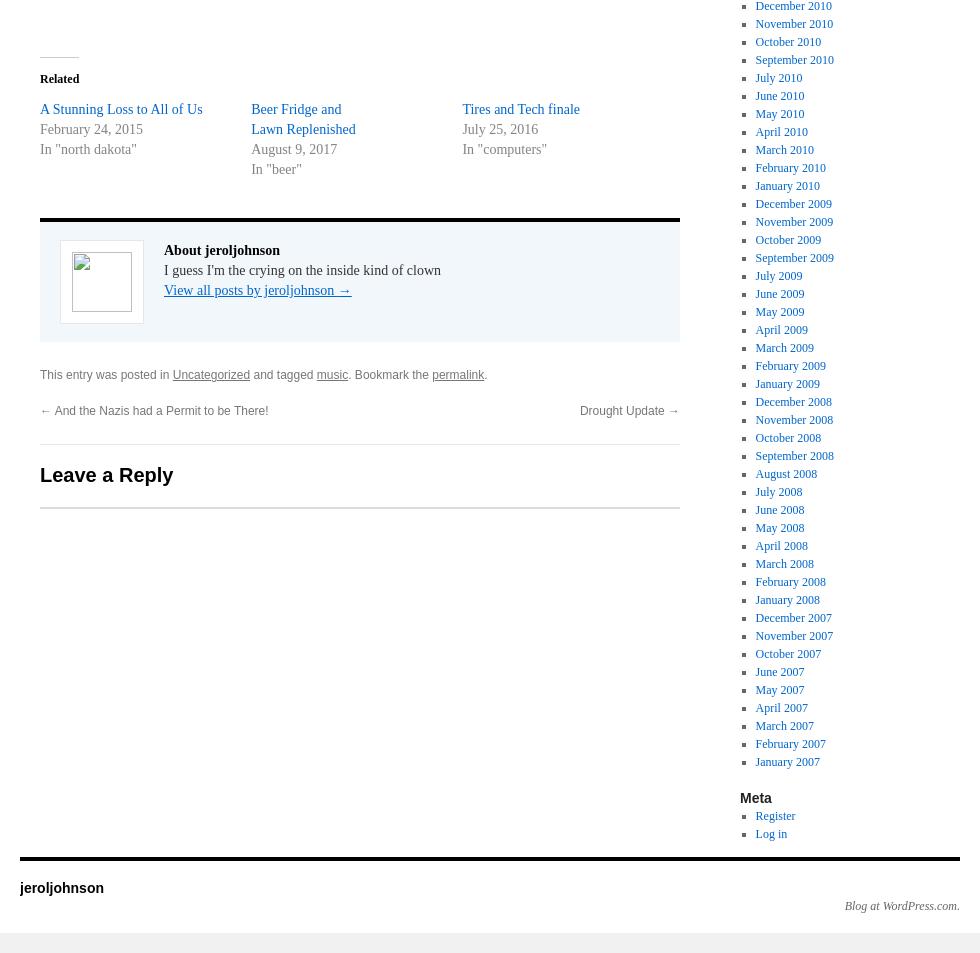 The width and height of the screenshot is (980, 953). Describe the element at coordinates (770, 833) in the screenshot. I see `'Log in'` at that location.